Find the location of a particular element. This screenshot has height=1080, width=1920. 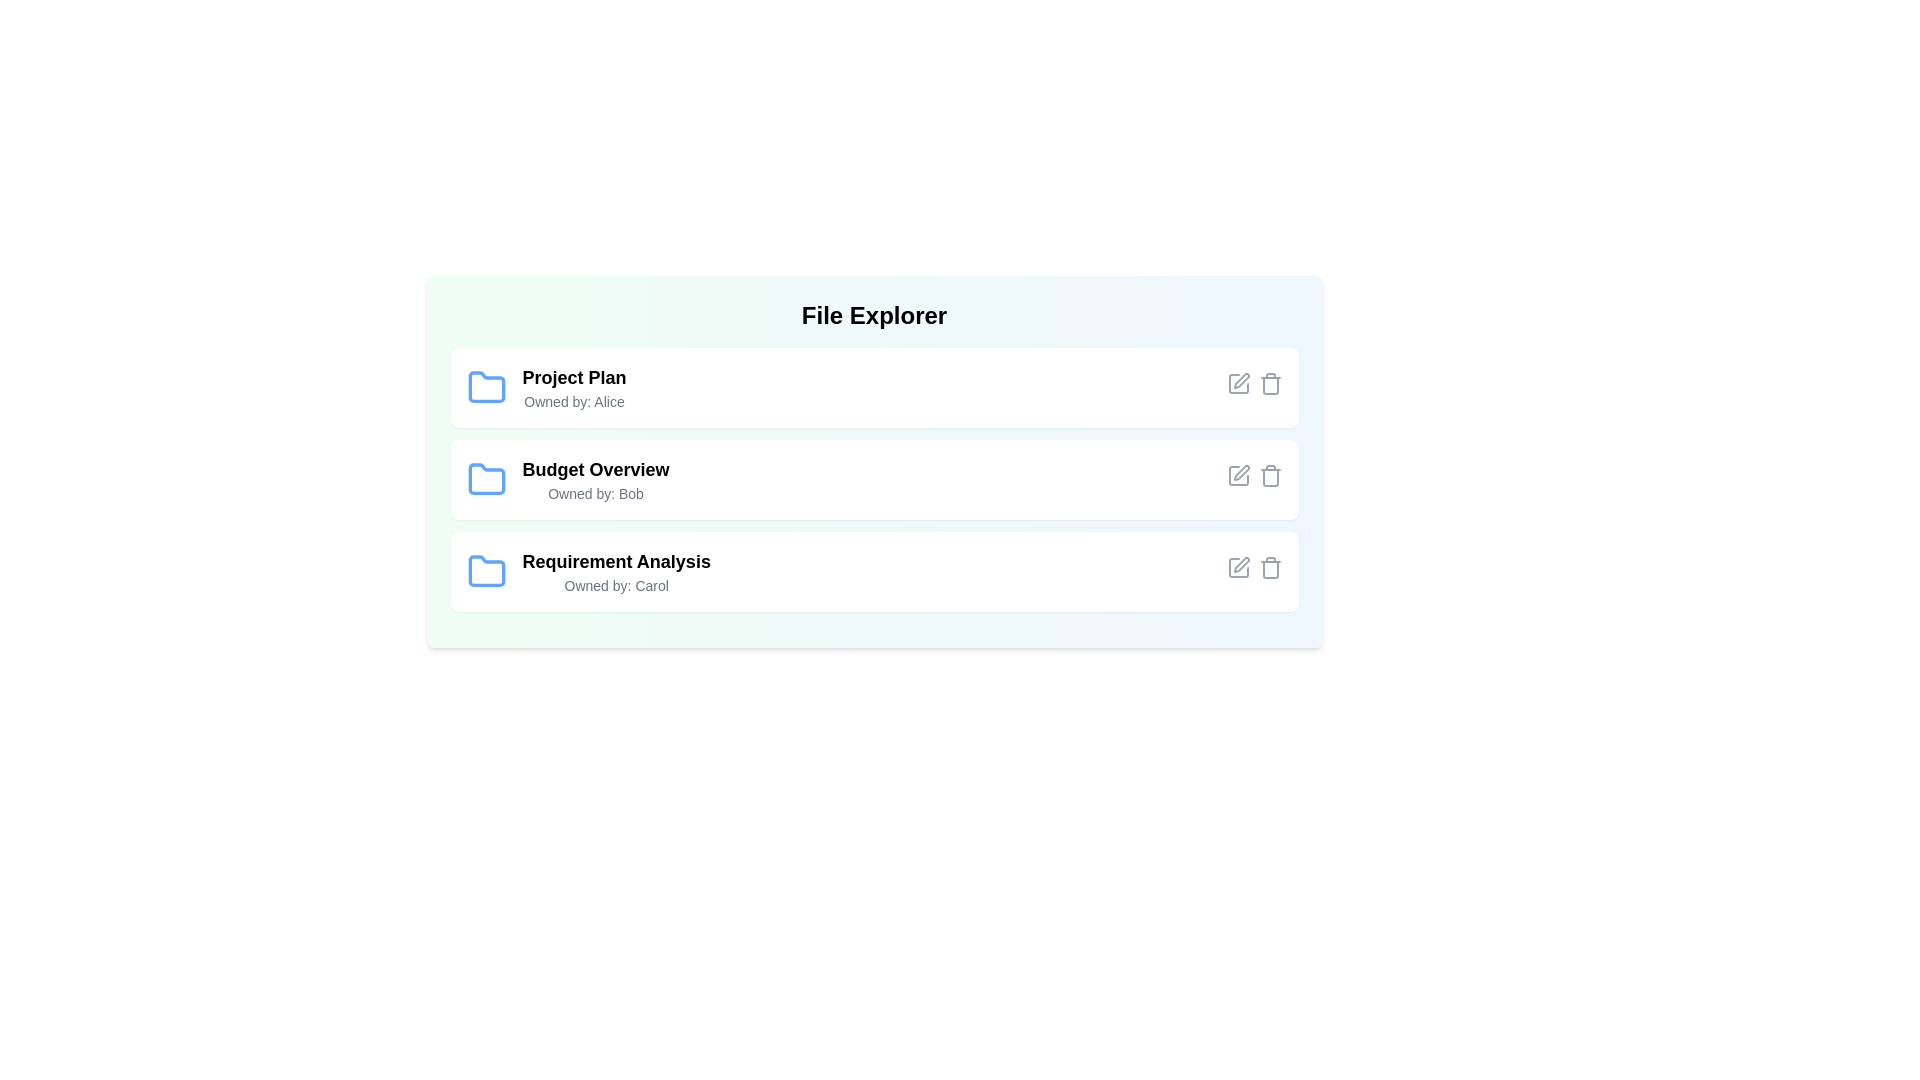

the edit icon for the file Requirement Analysis is located at coordinates (1237, 567).